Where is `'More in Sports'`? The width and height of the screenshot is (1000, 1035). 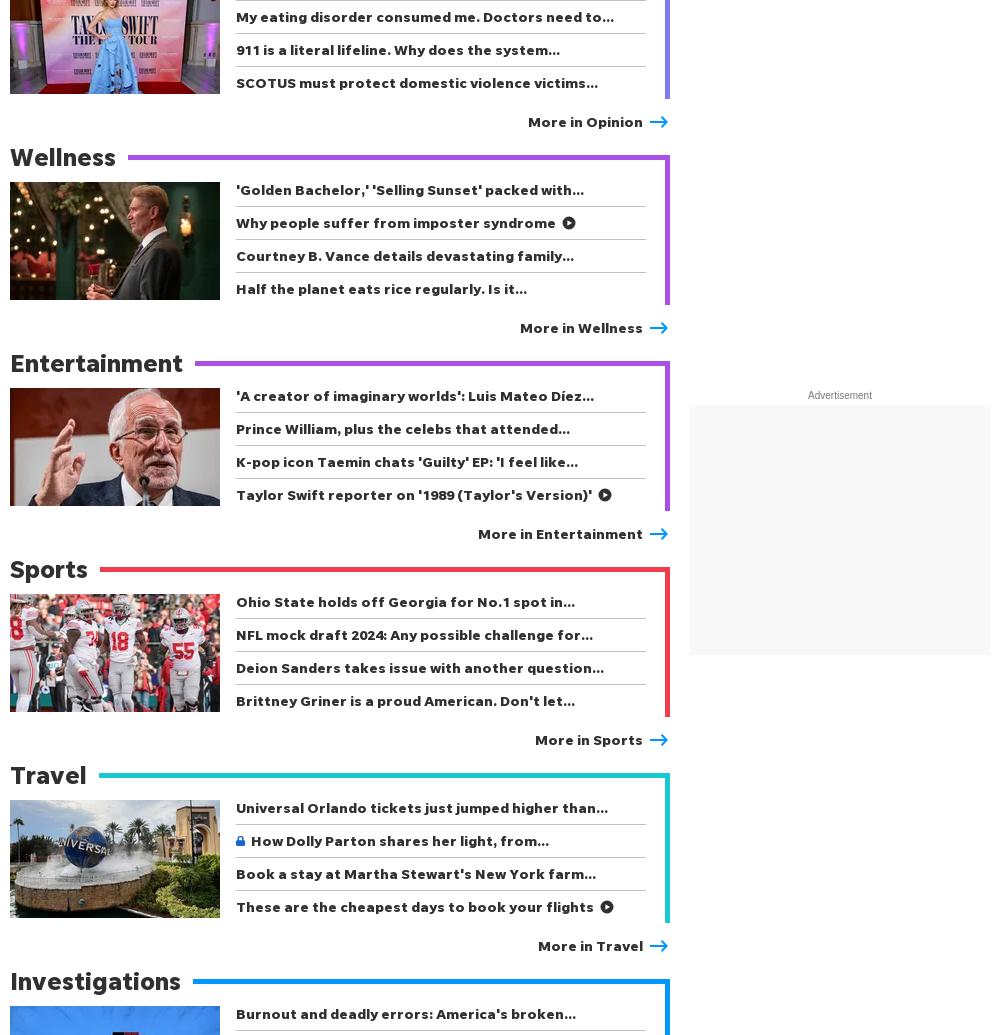
'More in Sports' is located at coordinates (588, 738).